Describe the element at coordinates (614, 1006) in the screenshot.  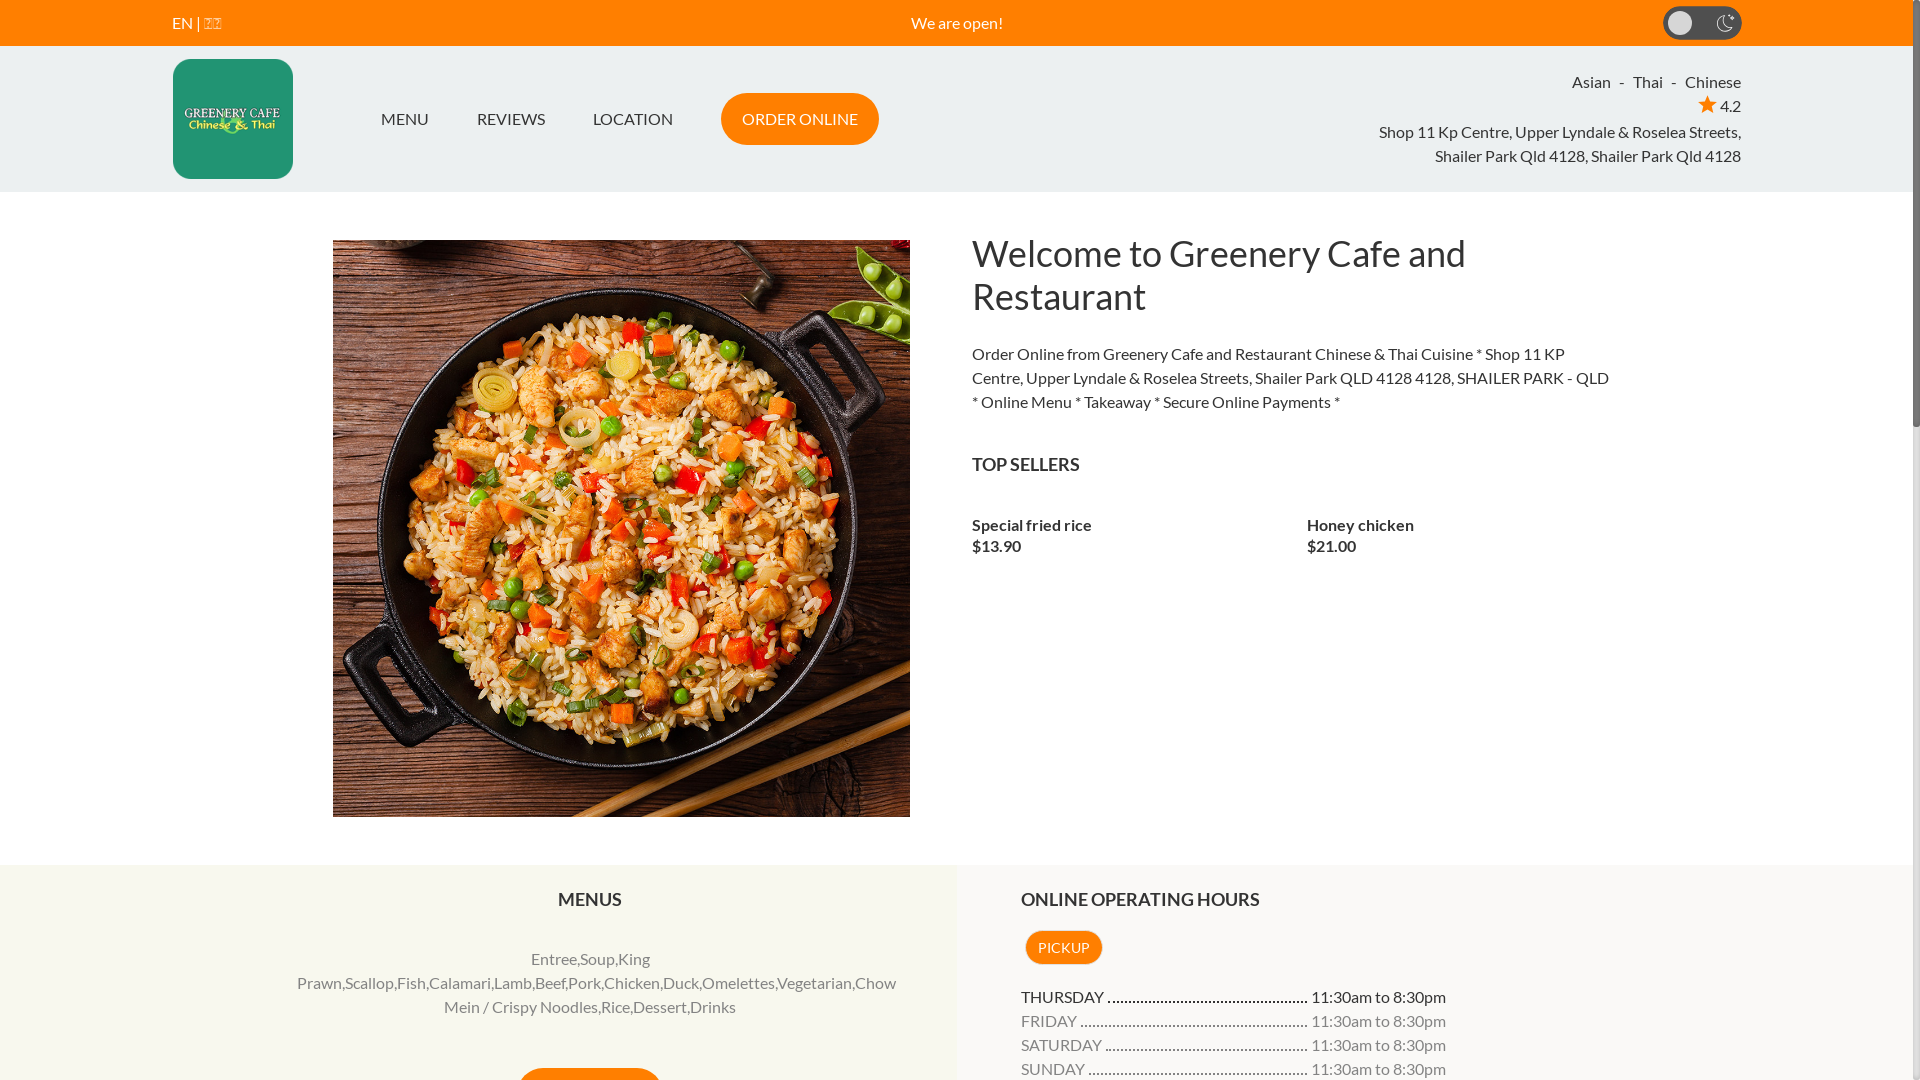
I see `'Rice'` at that location.